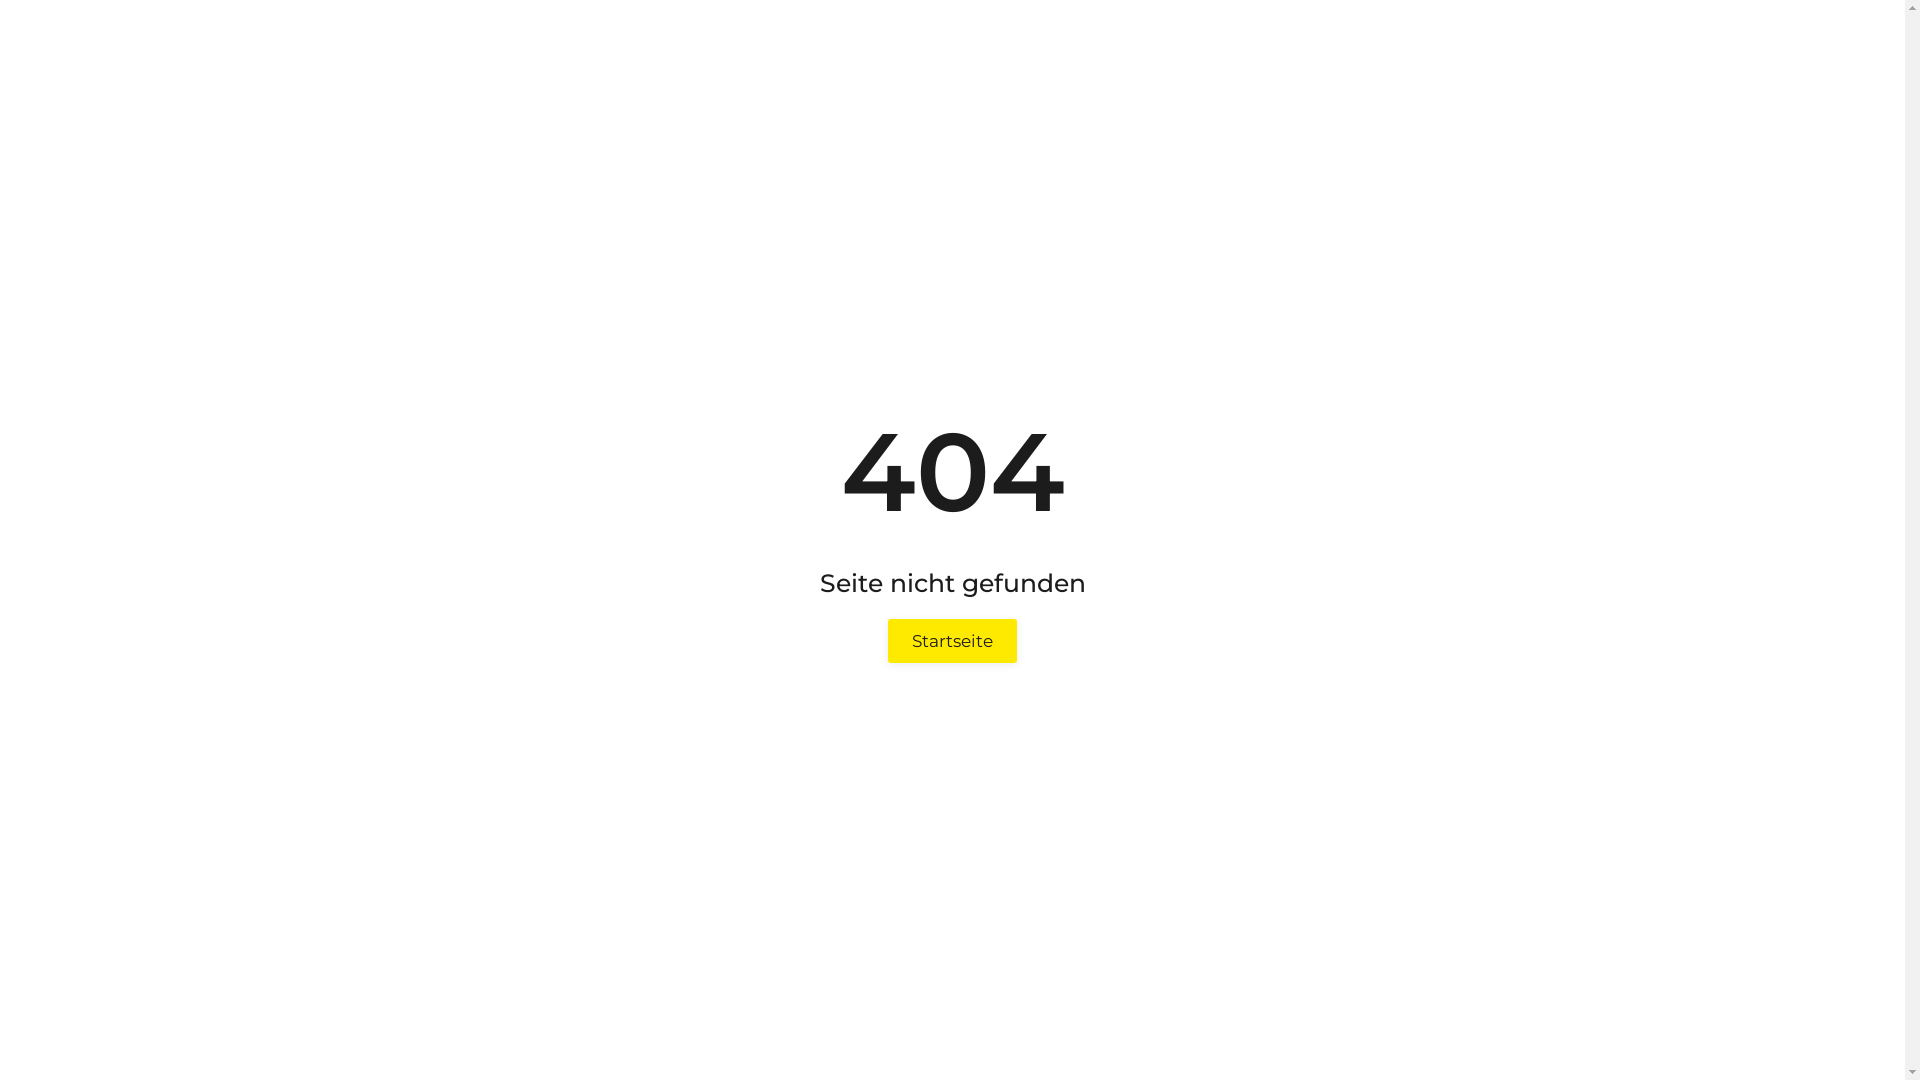 The height and width of the screenshot is (1080, 1920). I want to click on 'Startseite', so click(951, 640).